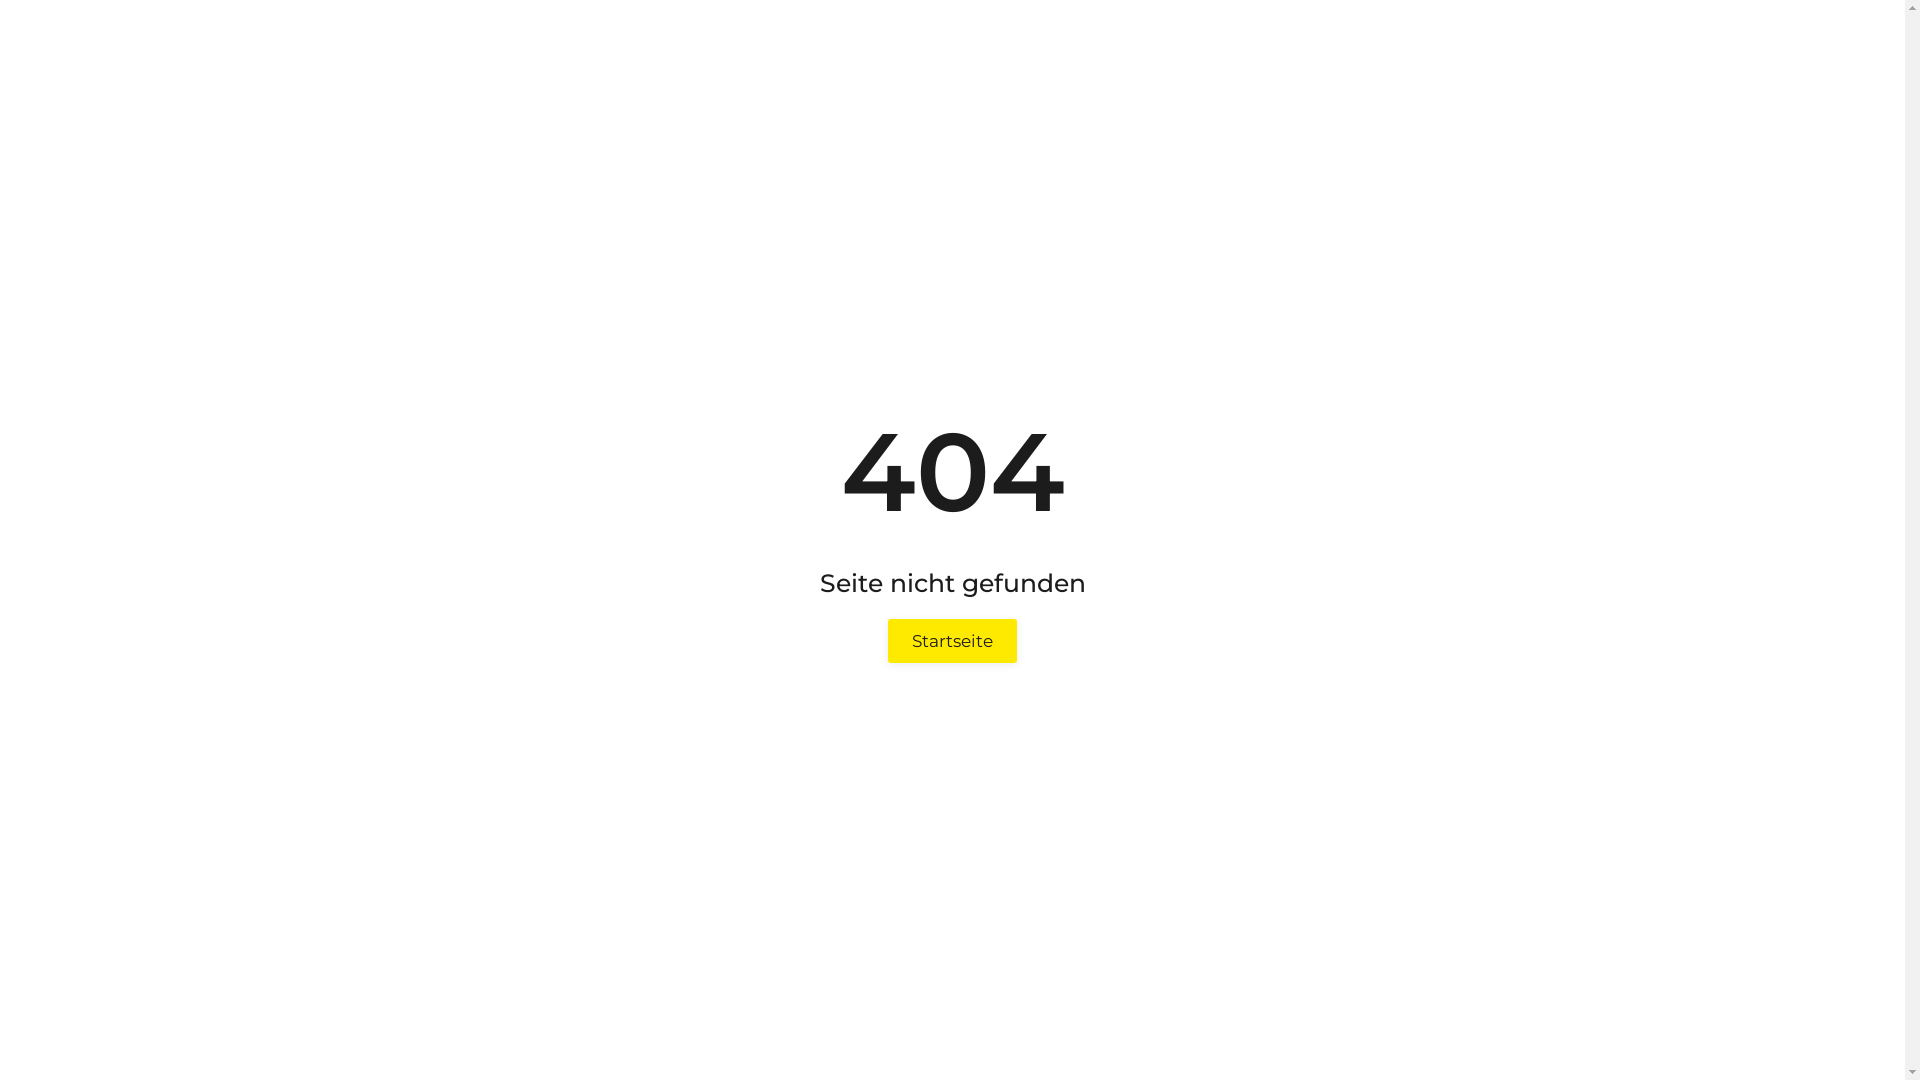 The height and width of the screenshot is (1080, 1920). I want to click on 'Startseite', so click(951, 640).